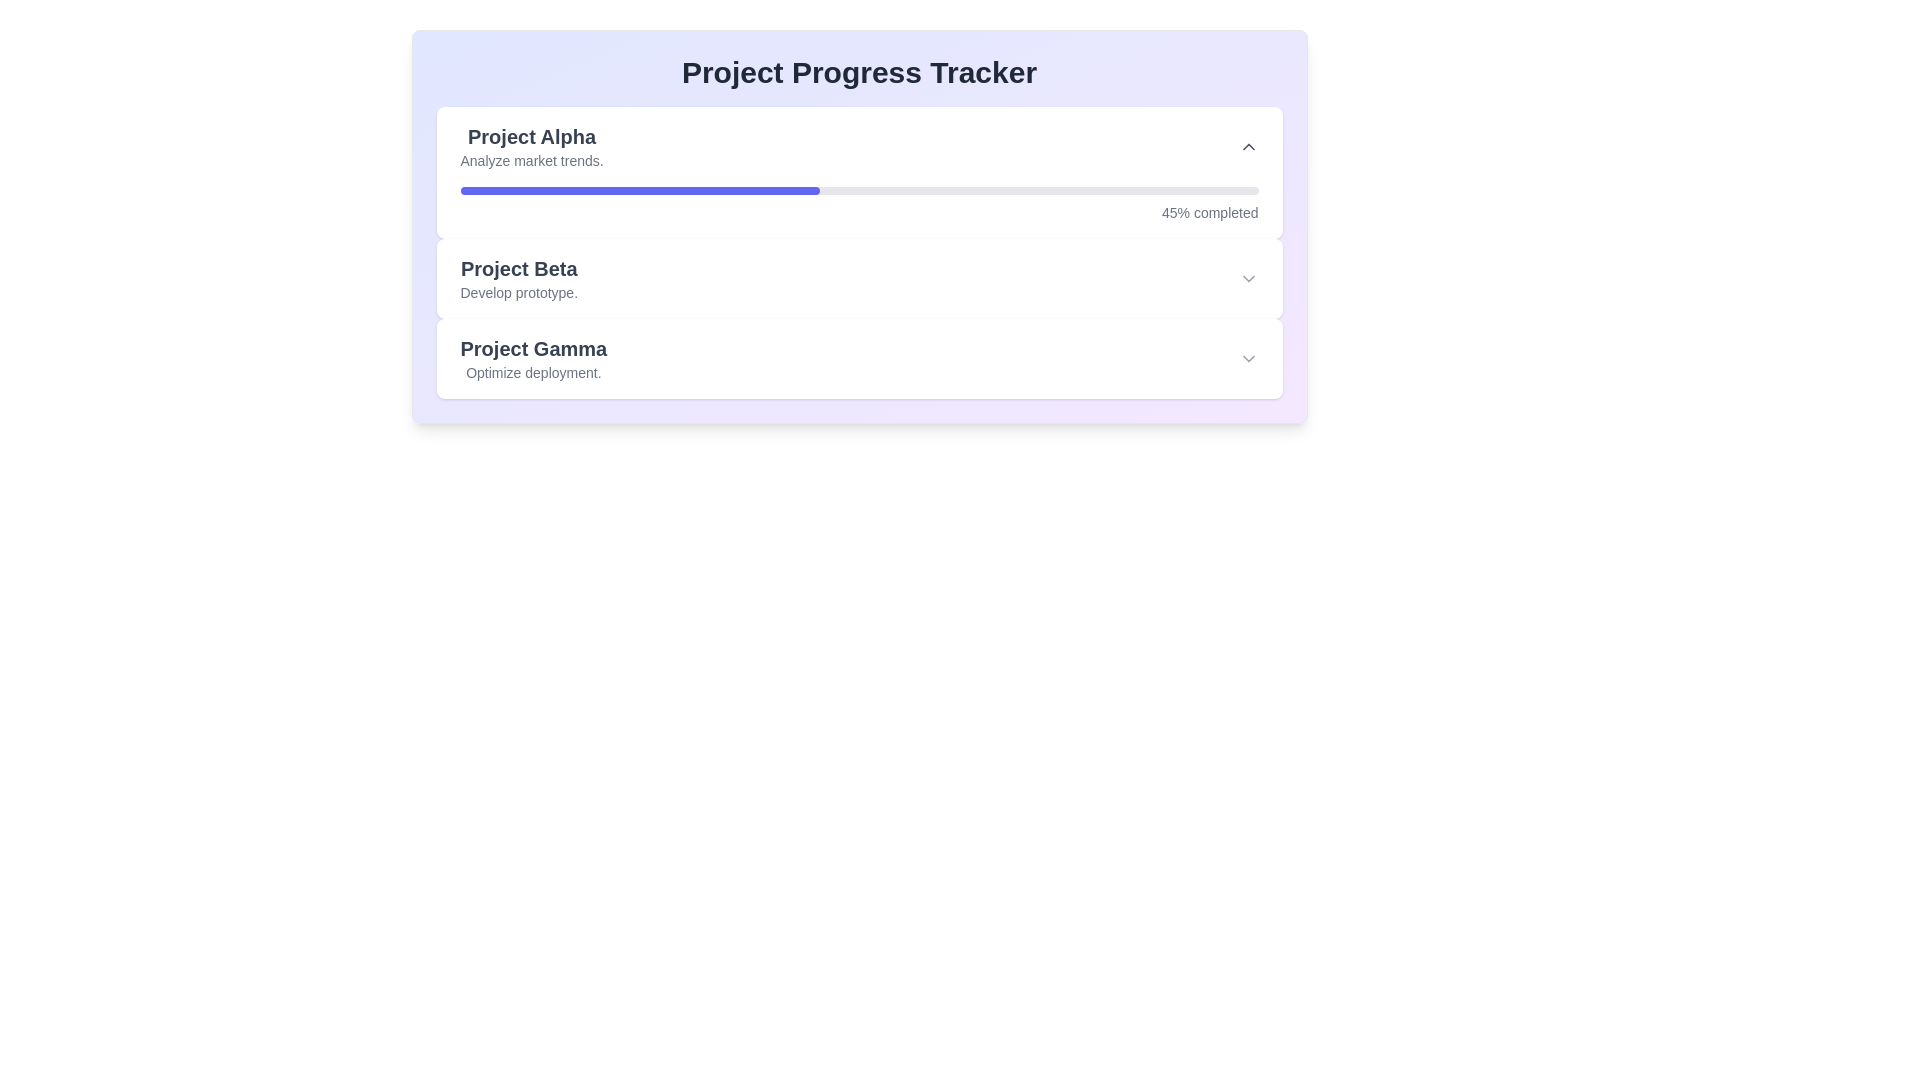 This screenshot has width=1920, height=1080. I want to click on the horizontal progress bar with the percentage indicator reading '45% completed' located in the 'Project Alpha' section of the 'Project Progress Tracker', so click(859, 204).